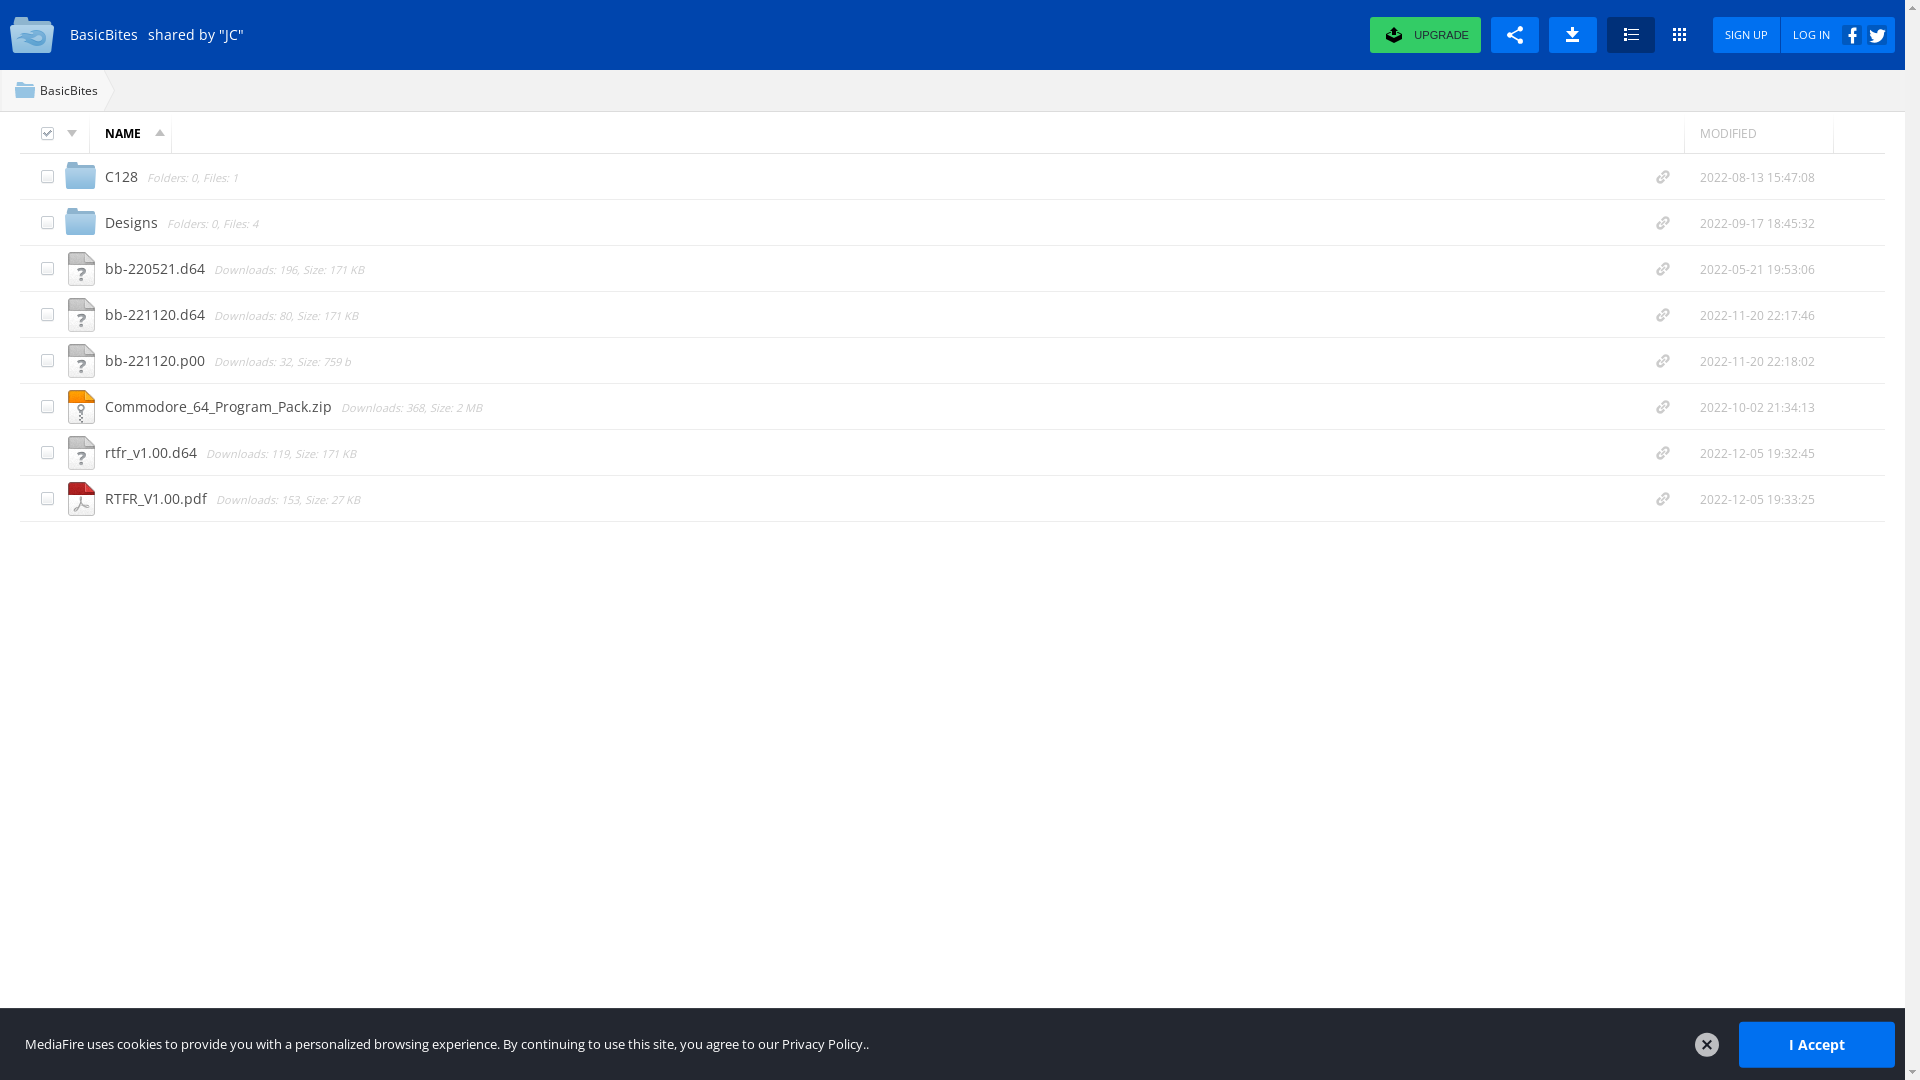 This screenshot has width=1920, height=1080. I want to click on 'Select/Deselect Item', so click(47, 175).